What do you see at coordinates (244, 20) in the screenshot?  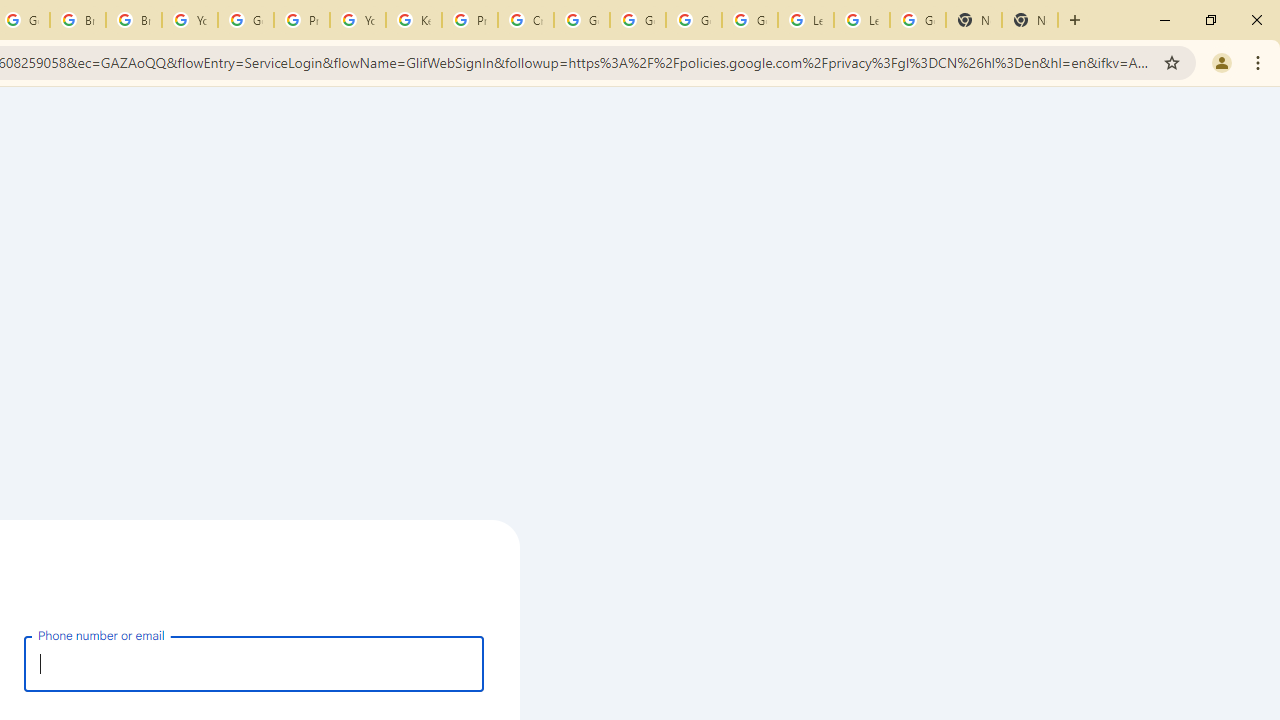 I see `'Google Account Help'` at bounding box center [244, 20].